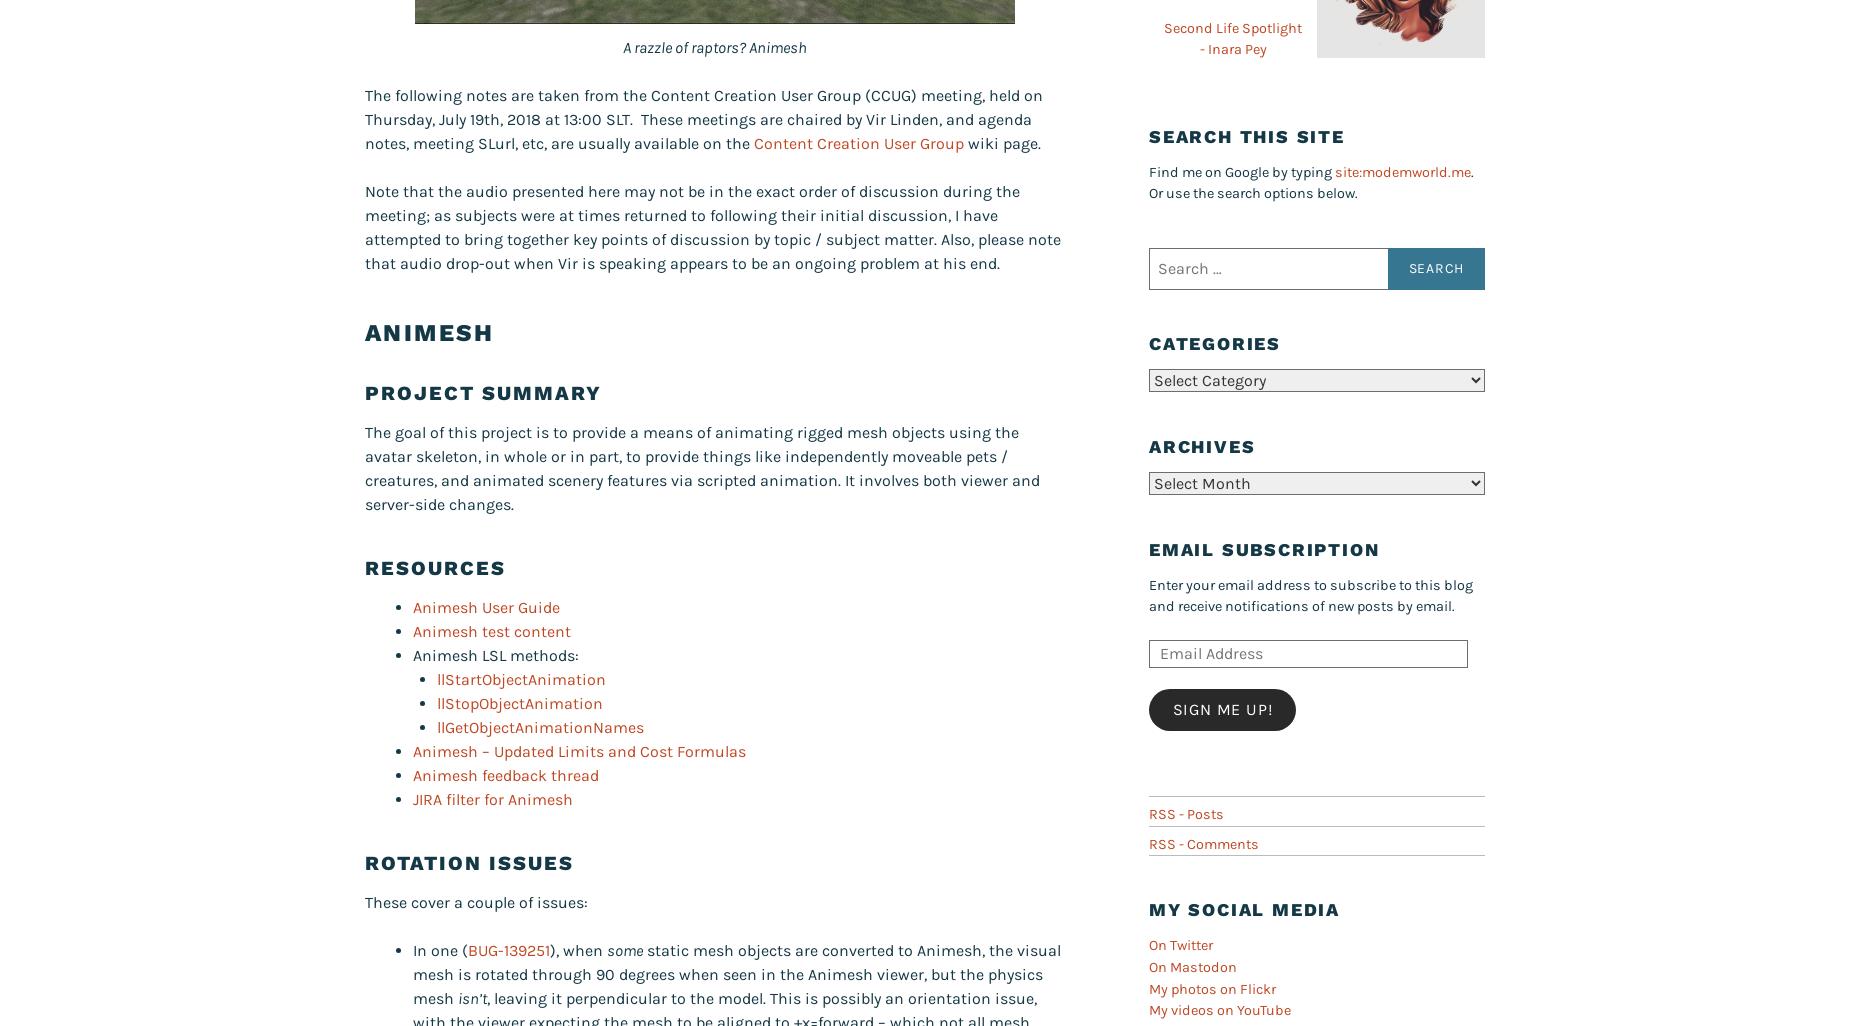  Describe the element at coordinates (1192, 967) in the screenshot. I see `'On Mastodon'` at that location.